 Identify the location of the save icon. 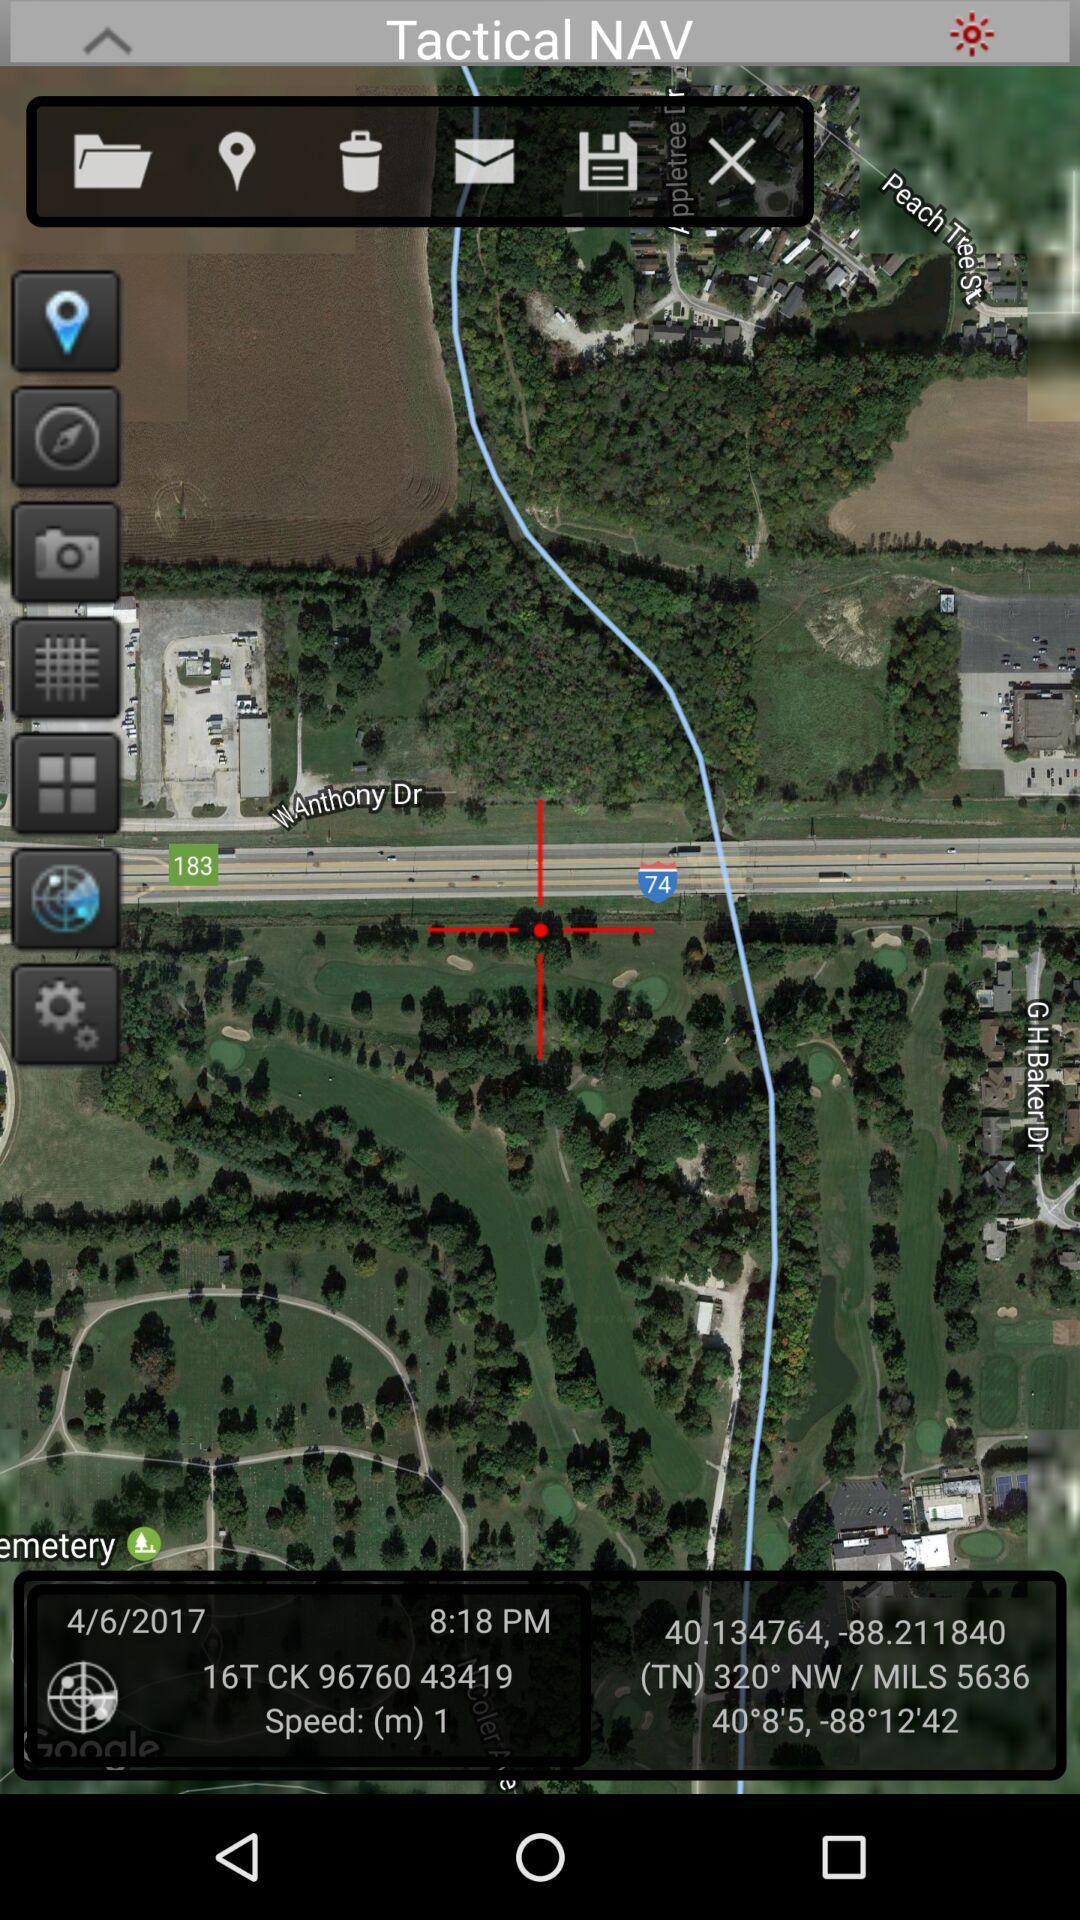
(627, 168).